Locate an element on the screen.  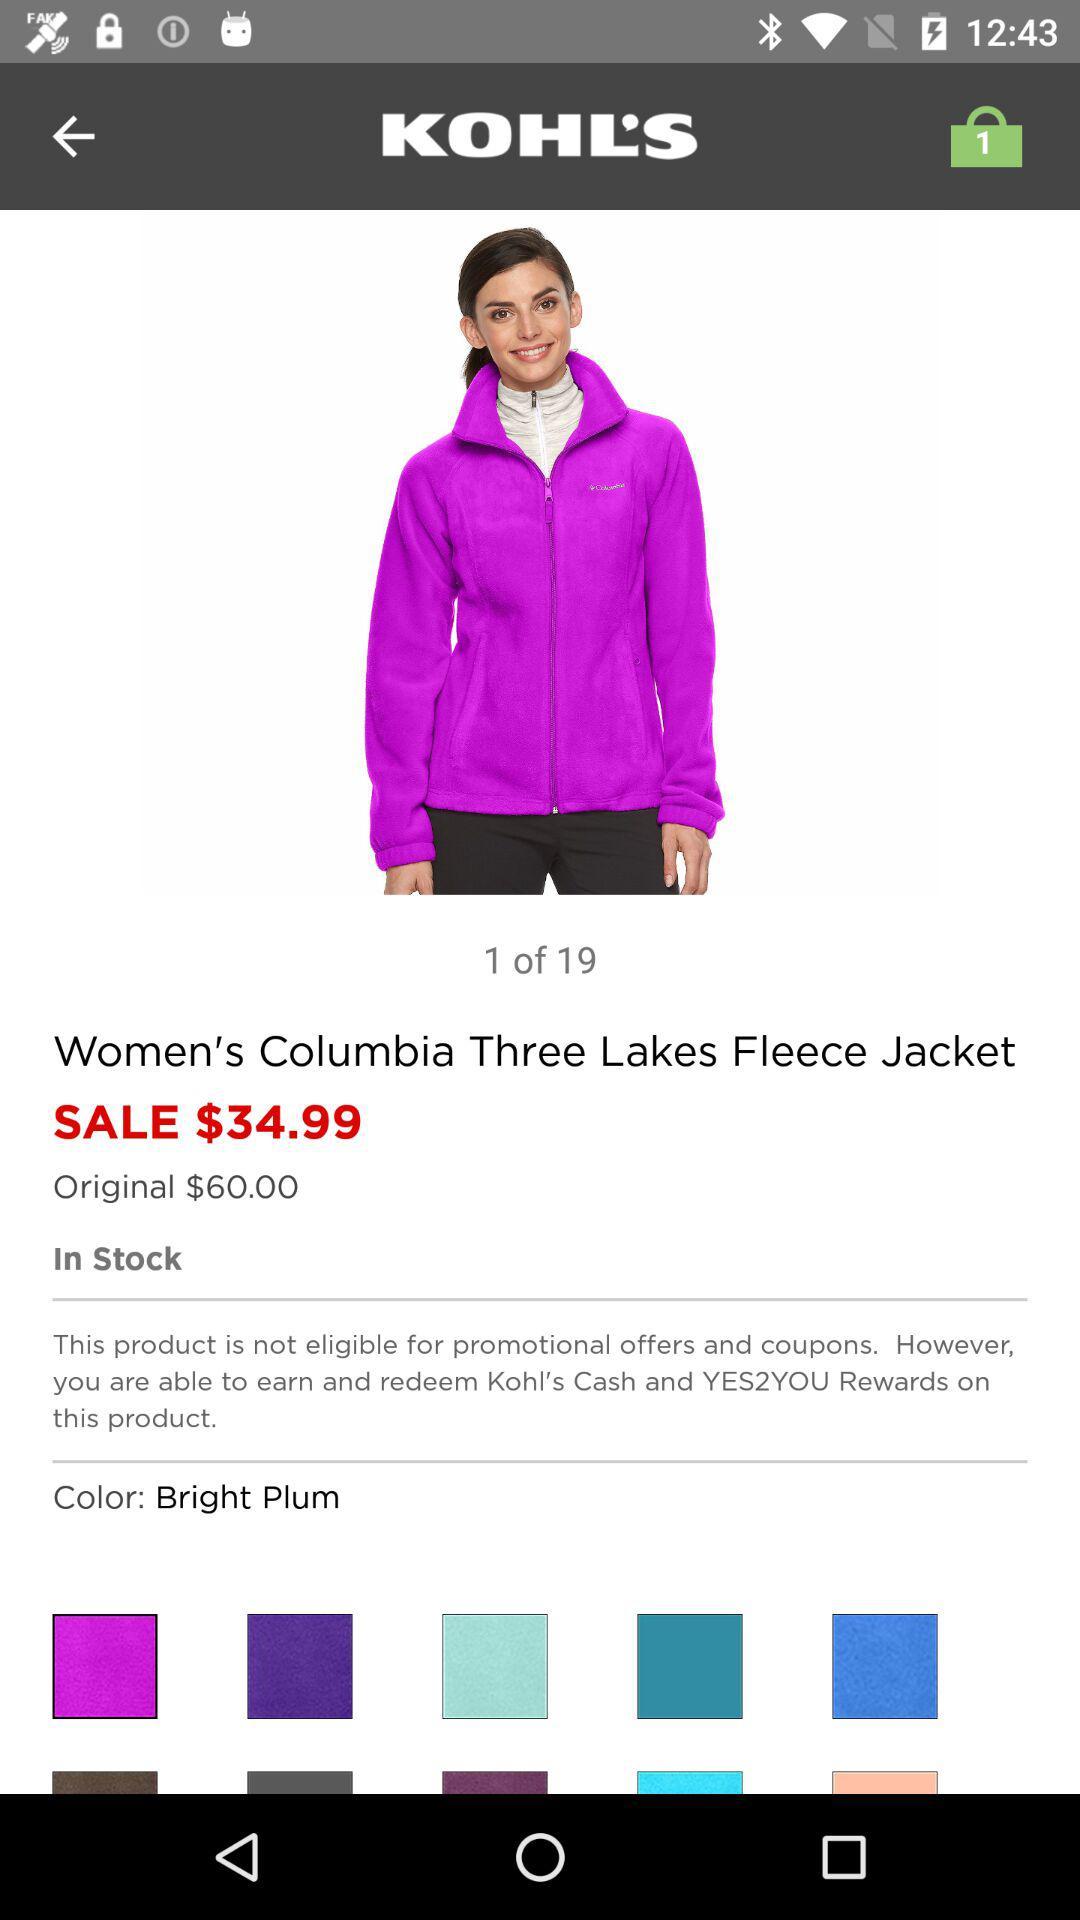
item below the color: icon is located at coordinates (104, 1666).